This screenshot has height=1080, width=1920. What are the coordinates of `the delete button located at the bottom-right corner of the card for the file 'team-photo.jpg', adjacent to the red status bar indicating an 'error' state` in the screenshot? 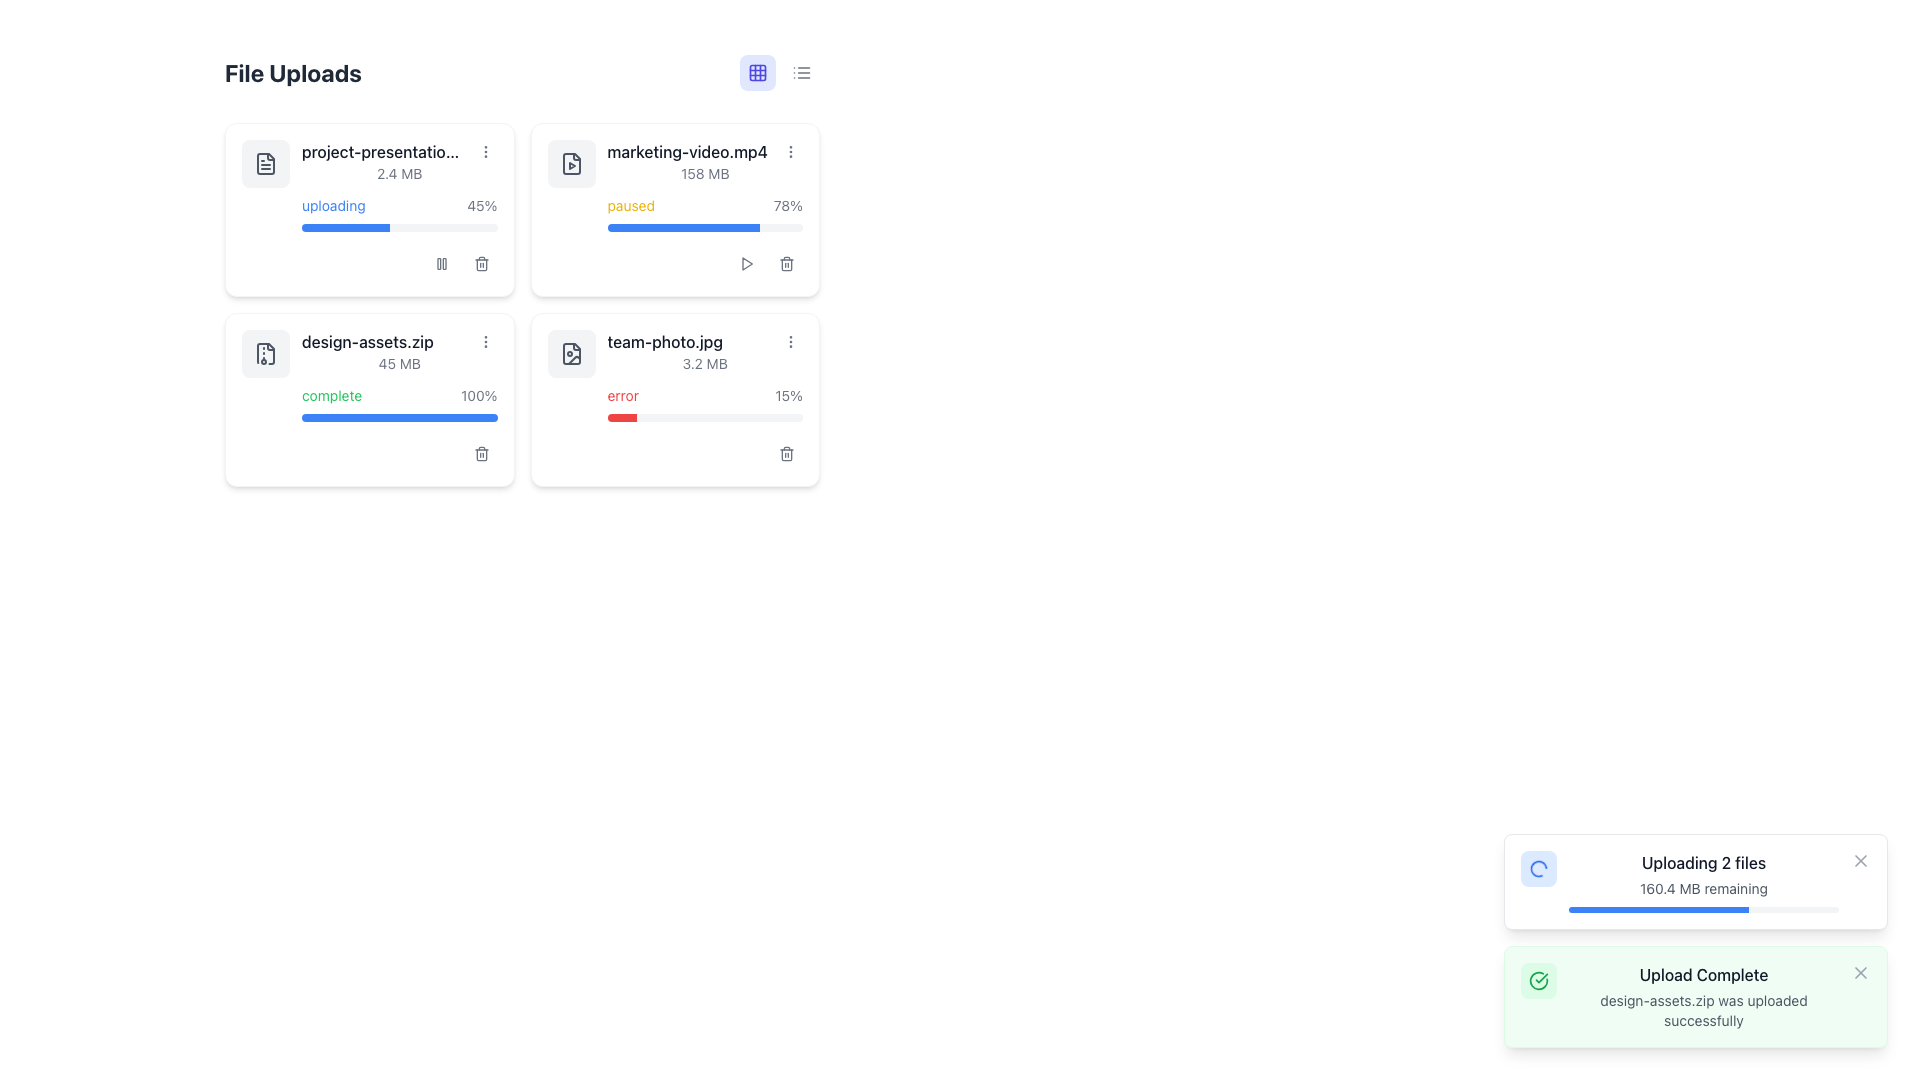 It's located at (786, 454).